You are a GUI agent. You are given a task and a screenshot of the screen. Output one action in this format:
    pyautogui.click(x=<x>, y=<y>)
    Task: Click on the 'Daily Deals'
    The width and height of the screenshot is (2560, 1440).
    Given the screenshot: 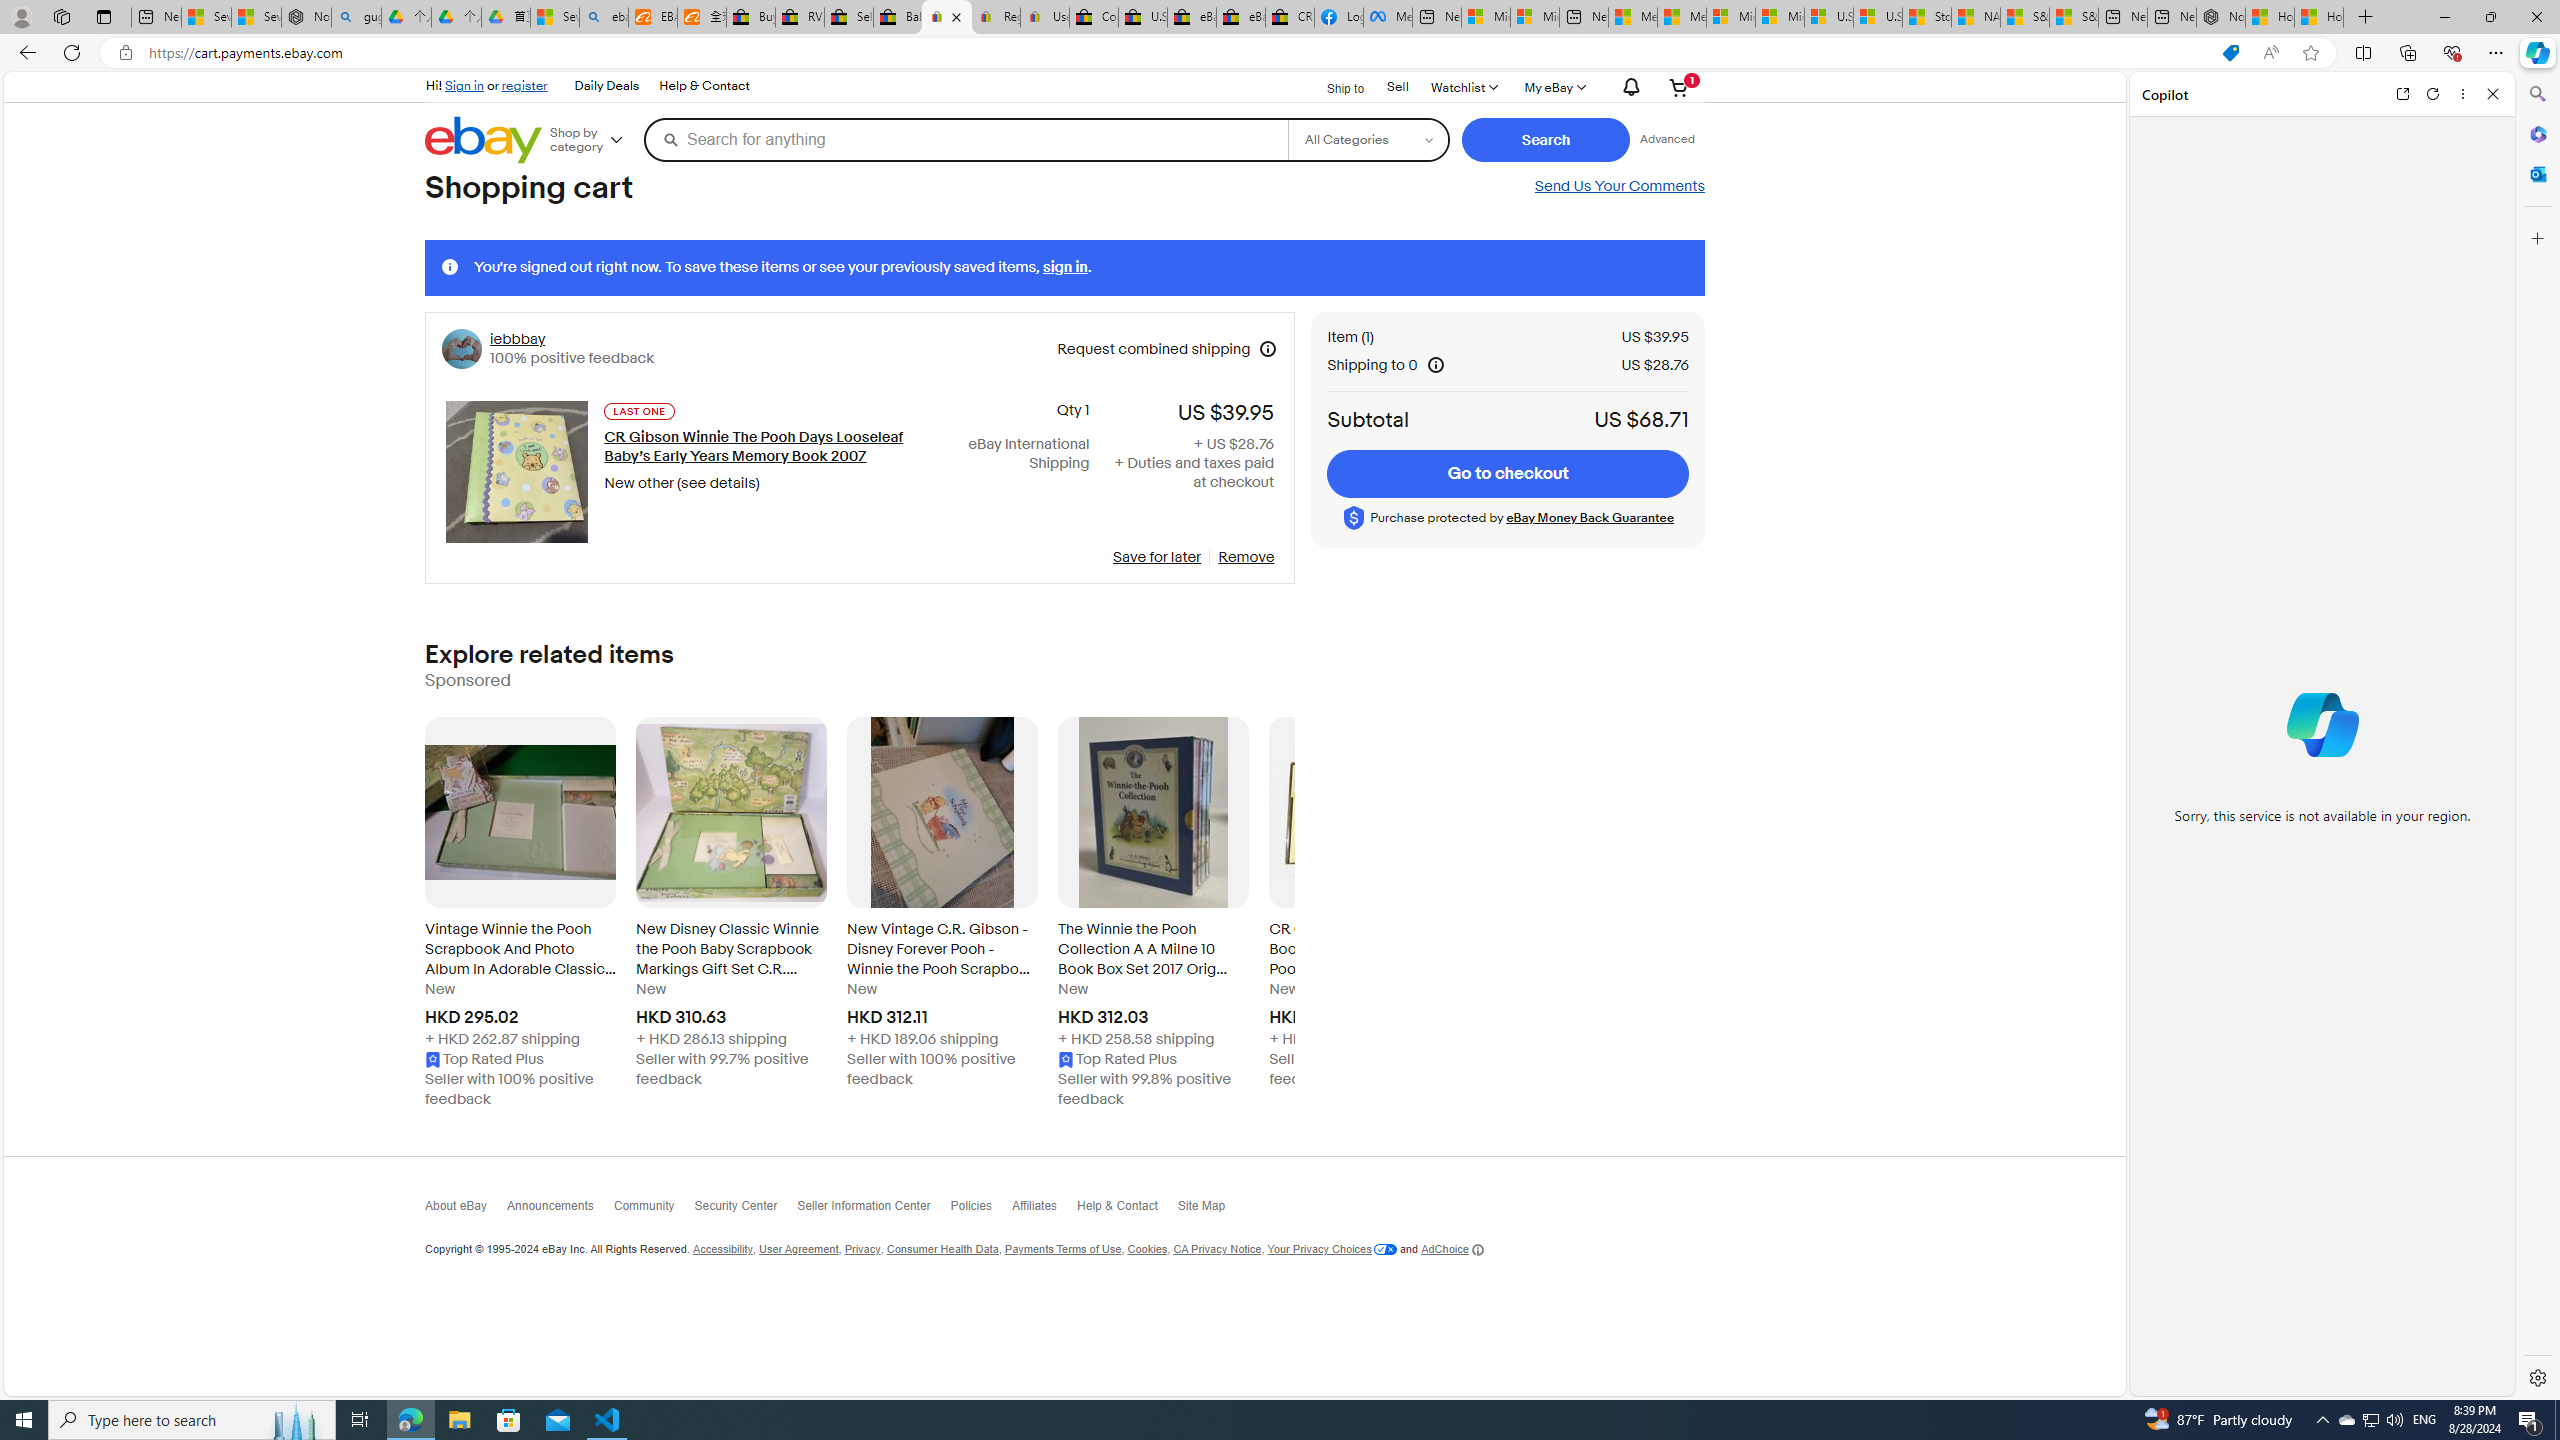 What is the action you would take?
    pyautogui.click(x=606, y=87)
    